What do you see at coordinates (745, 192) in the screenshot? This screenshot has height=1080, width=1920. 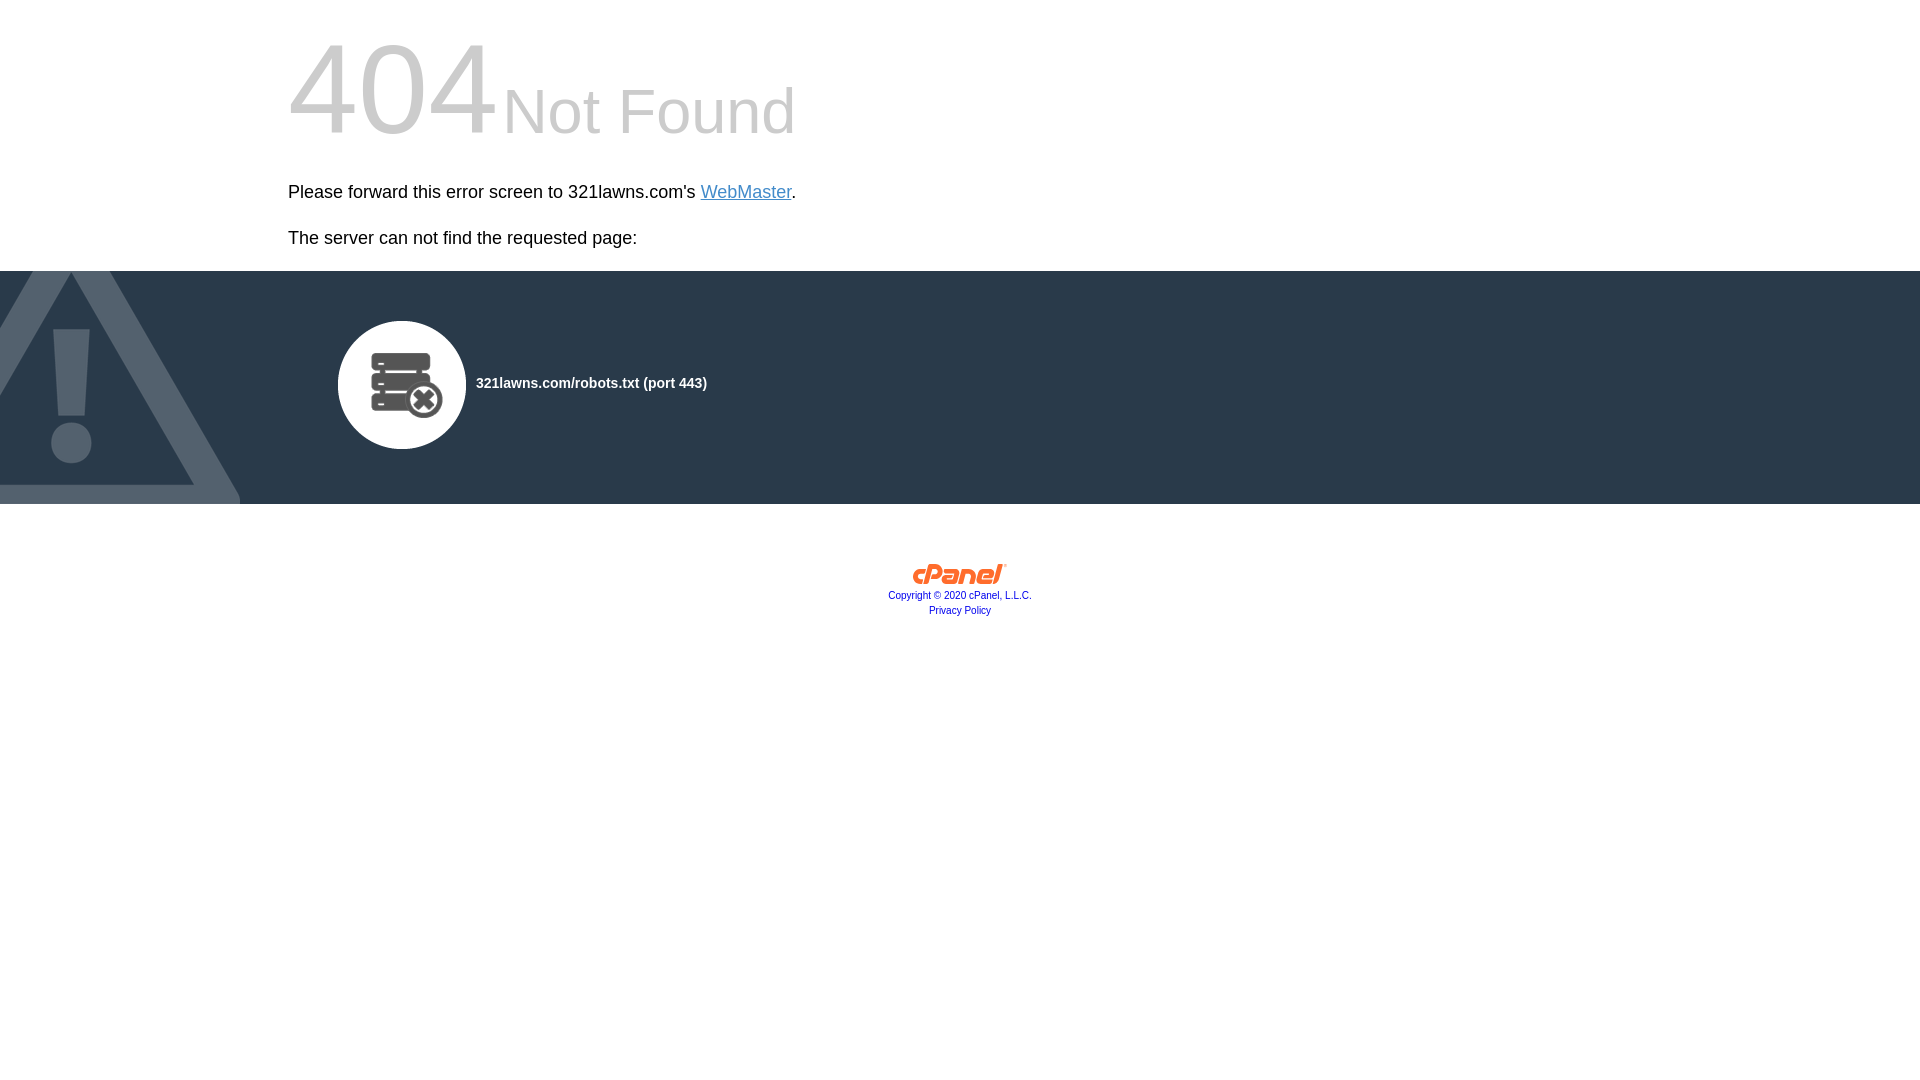 I see `'WebMaster'` at bounding box center [745, 192].